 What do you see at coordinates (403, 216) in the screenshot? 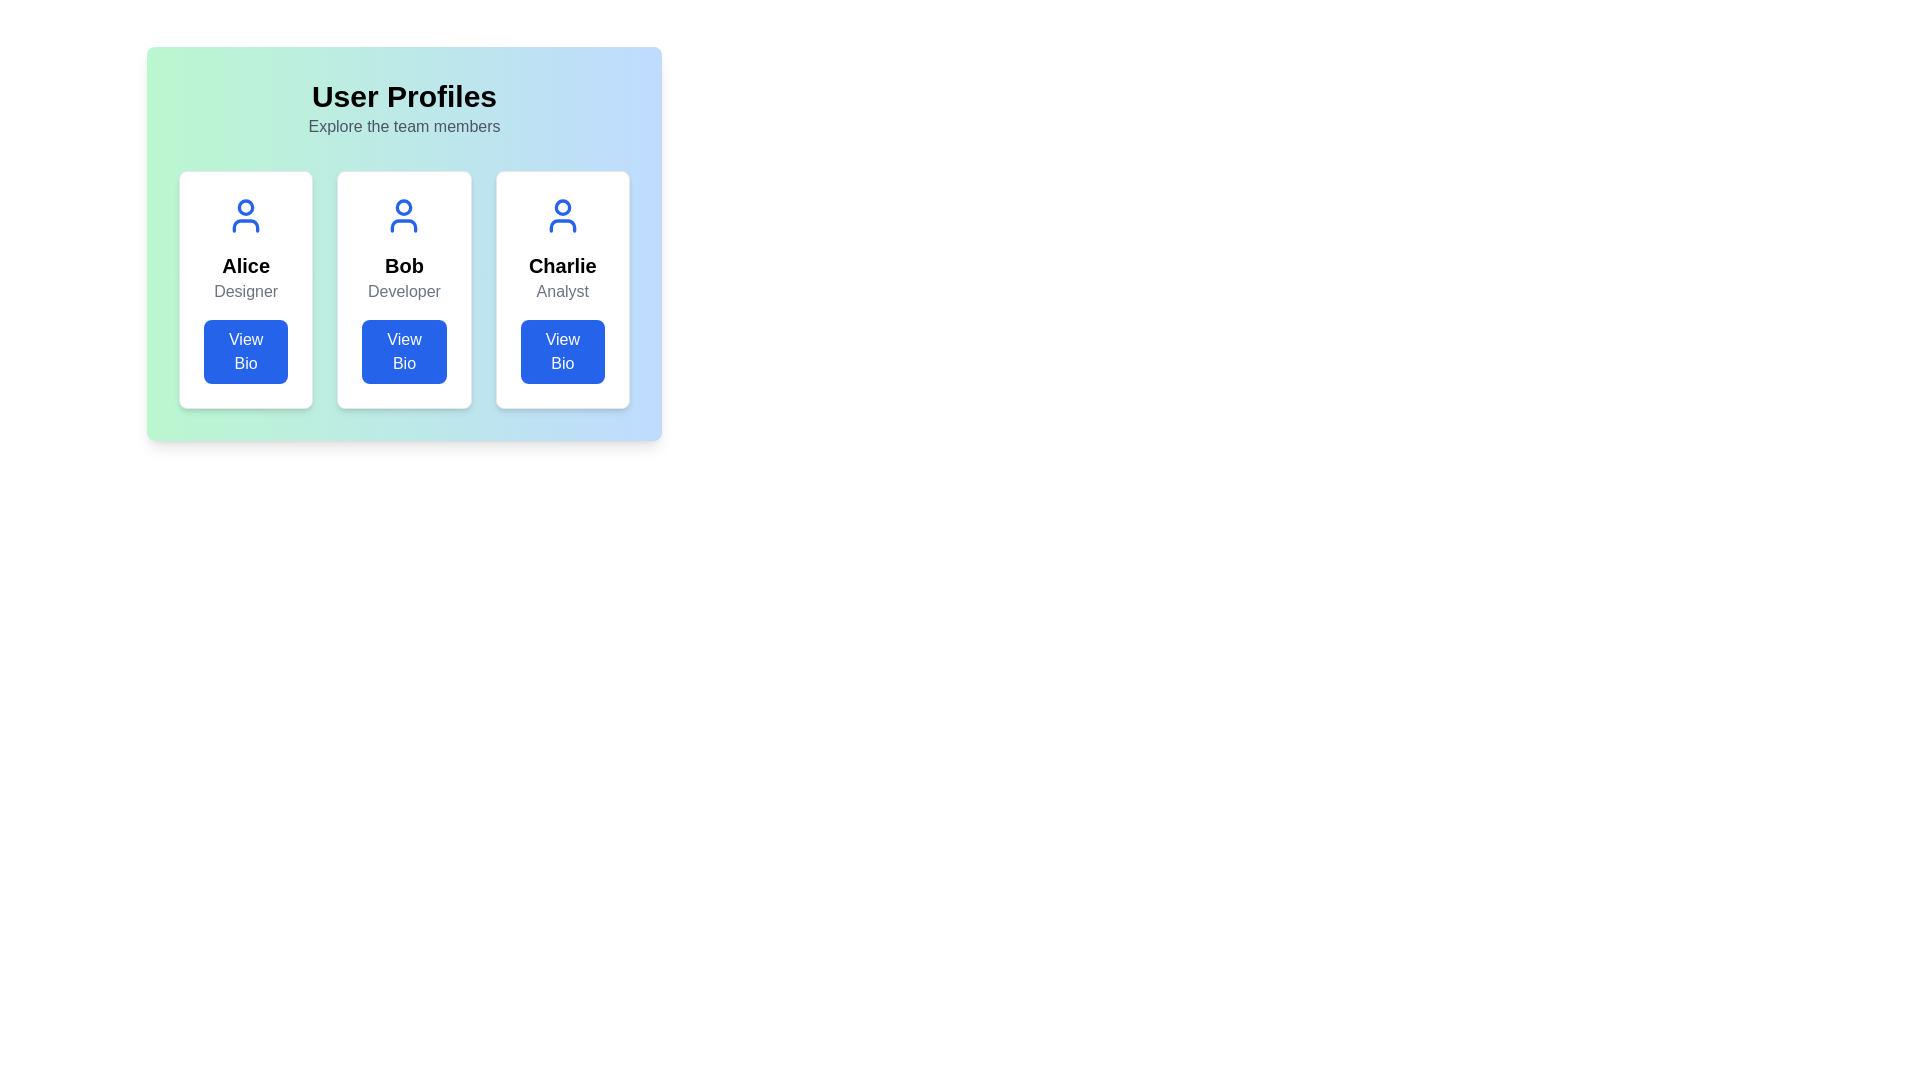
I see `the user profile icon representing 'Bob', located in the central card under the 'User Profiles' header and above the 'View Bio' button` at bounding box center [403, 216].